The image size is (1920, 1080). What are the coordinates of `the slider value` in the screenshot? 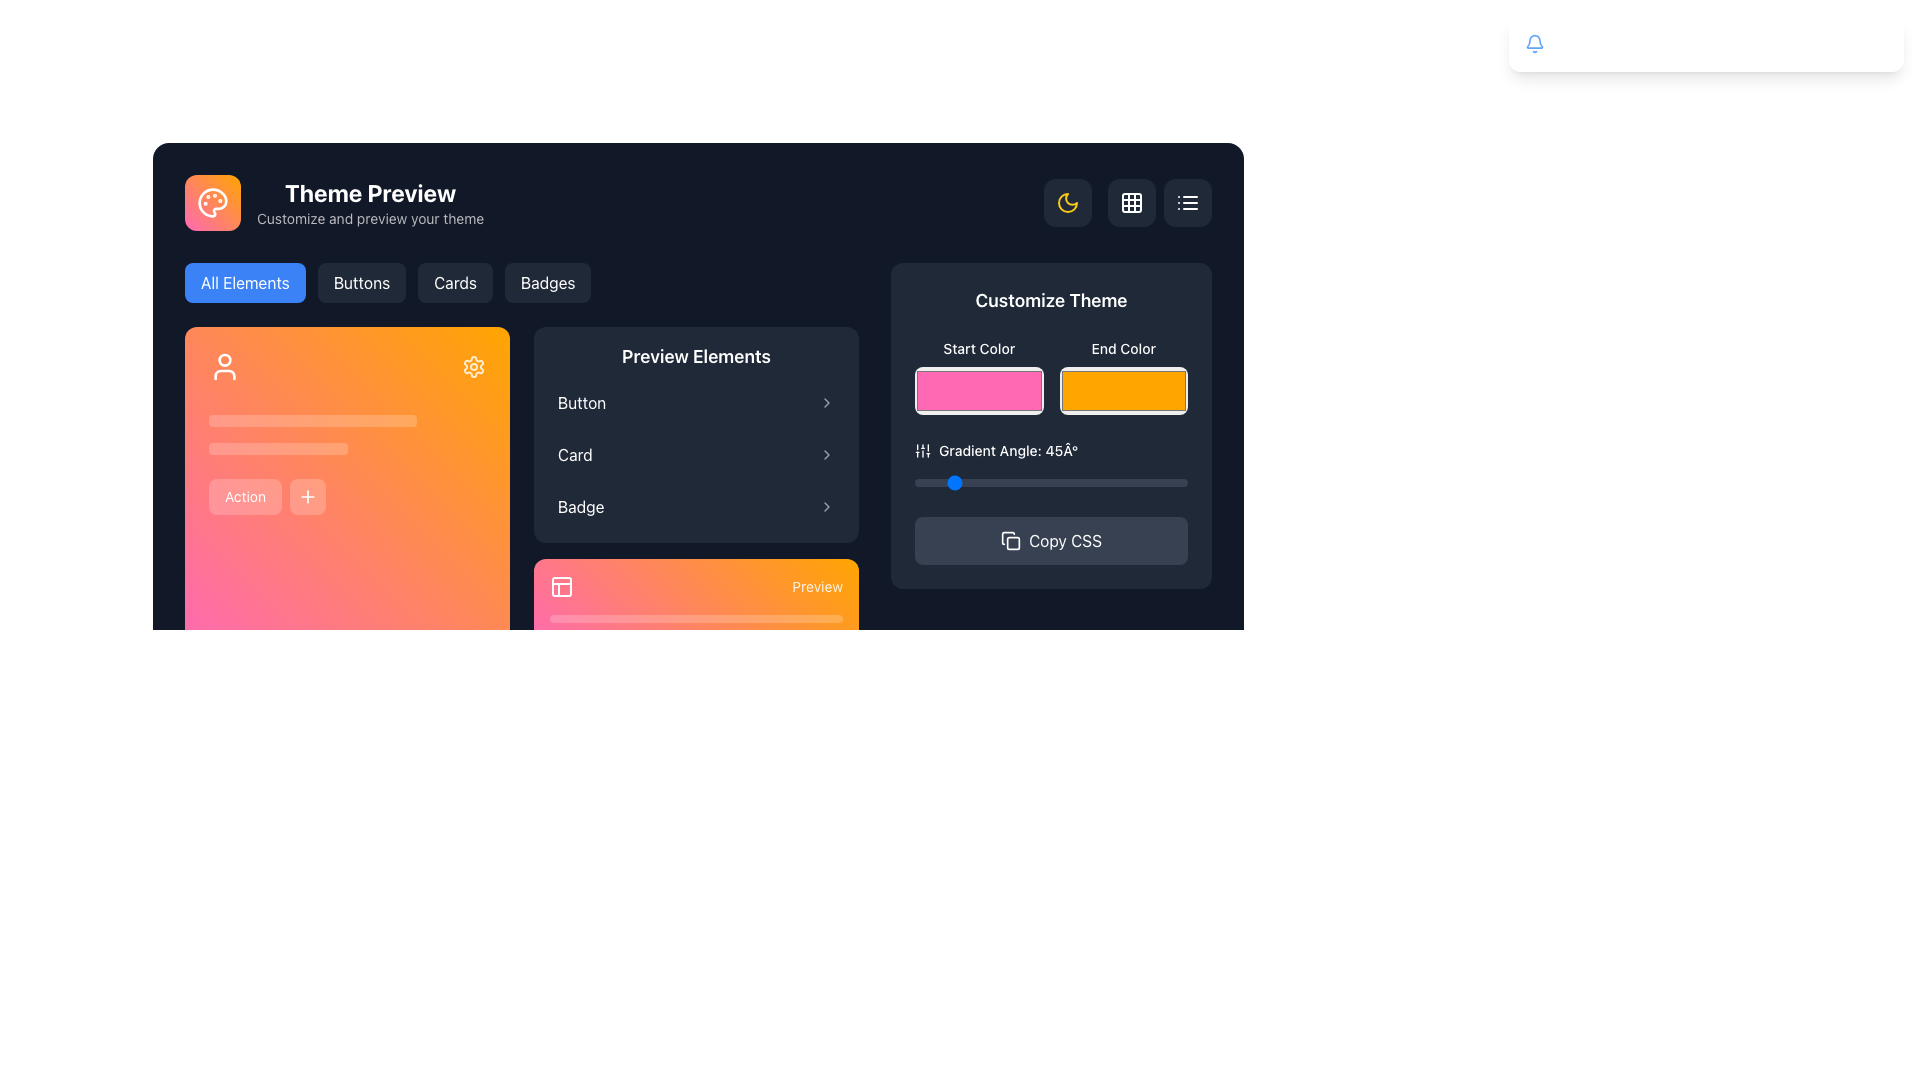 It's located at (1012, 482).